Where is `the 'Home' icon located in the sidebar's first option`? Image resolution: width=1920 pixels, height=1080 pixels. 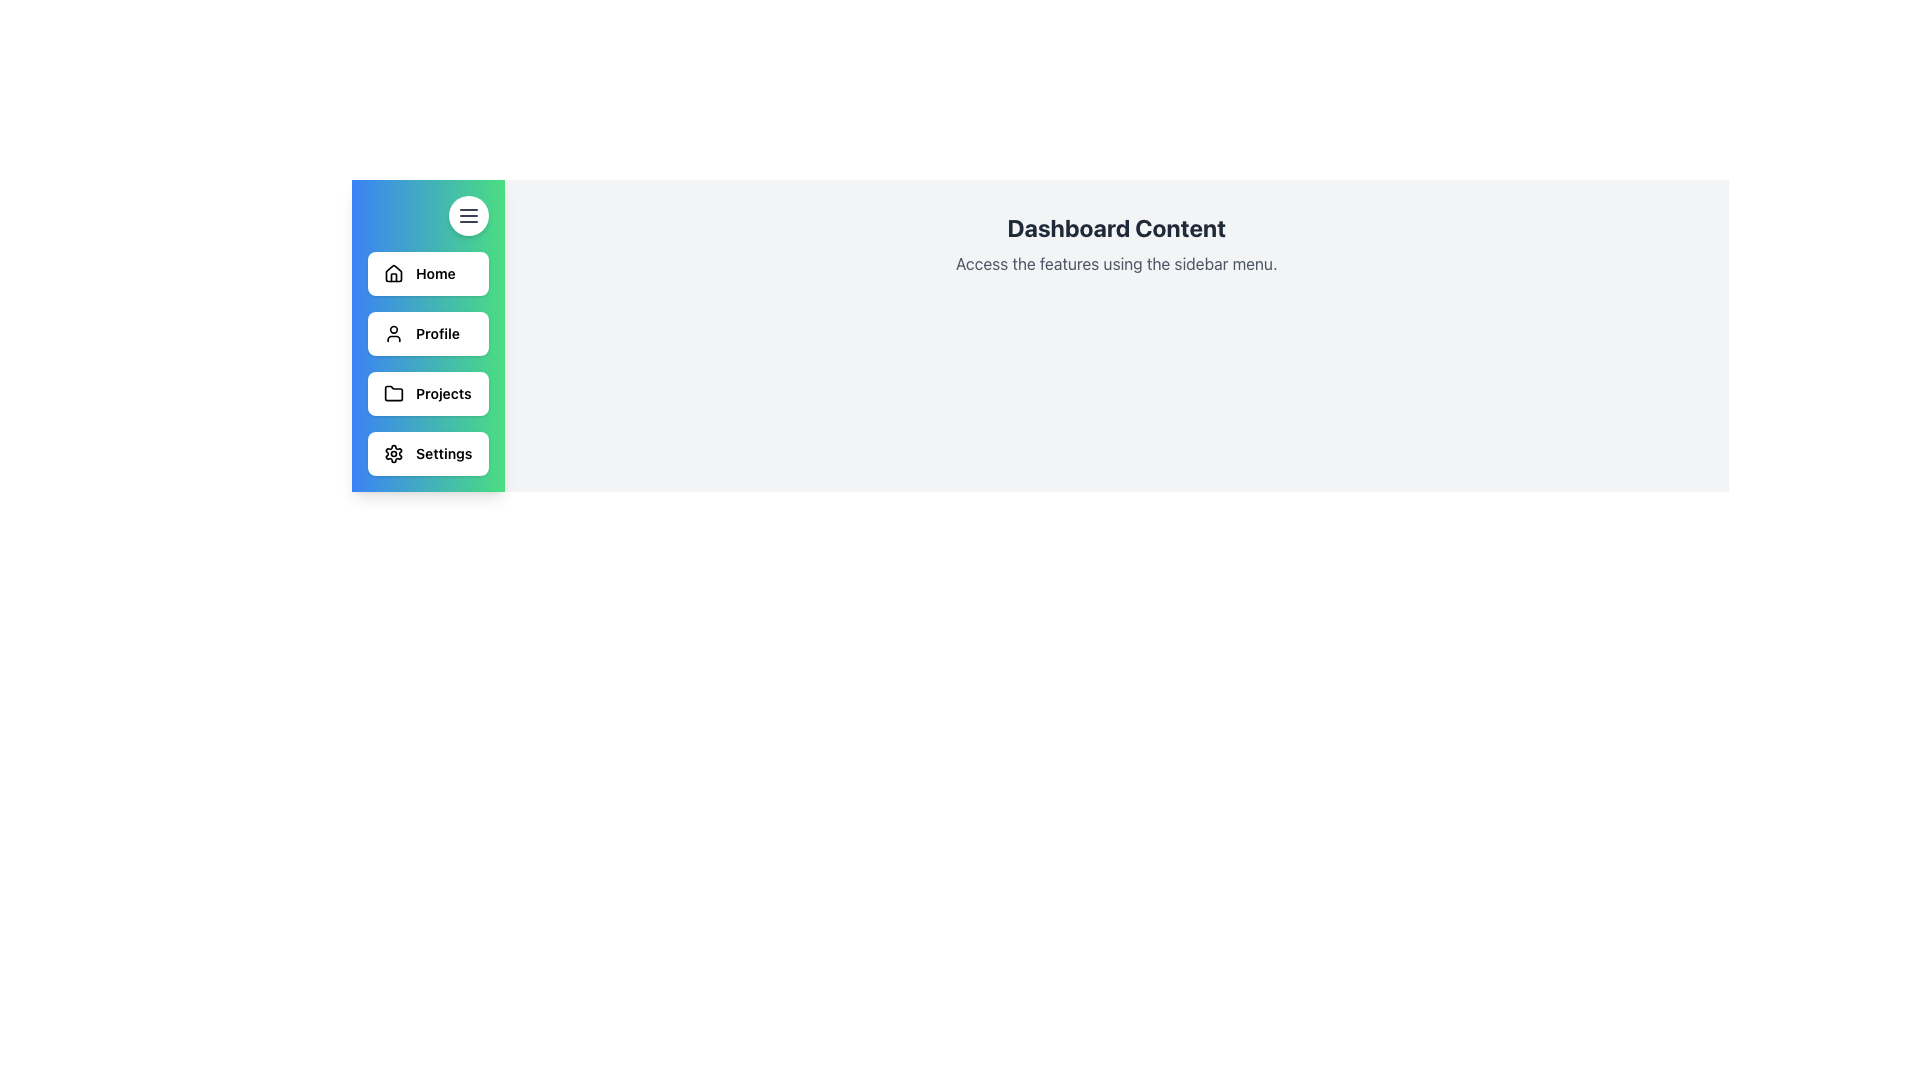 the 'Home' icon located in the sidebar's first option is located at coordinates (393, 273).